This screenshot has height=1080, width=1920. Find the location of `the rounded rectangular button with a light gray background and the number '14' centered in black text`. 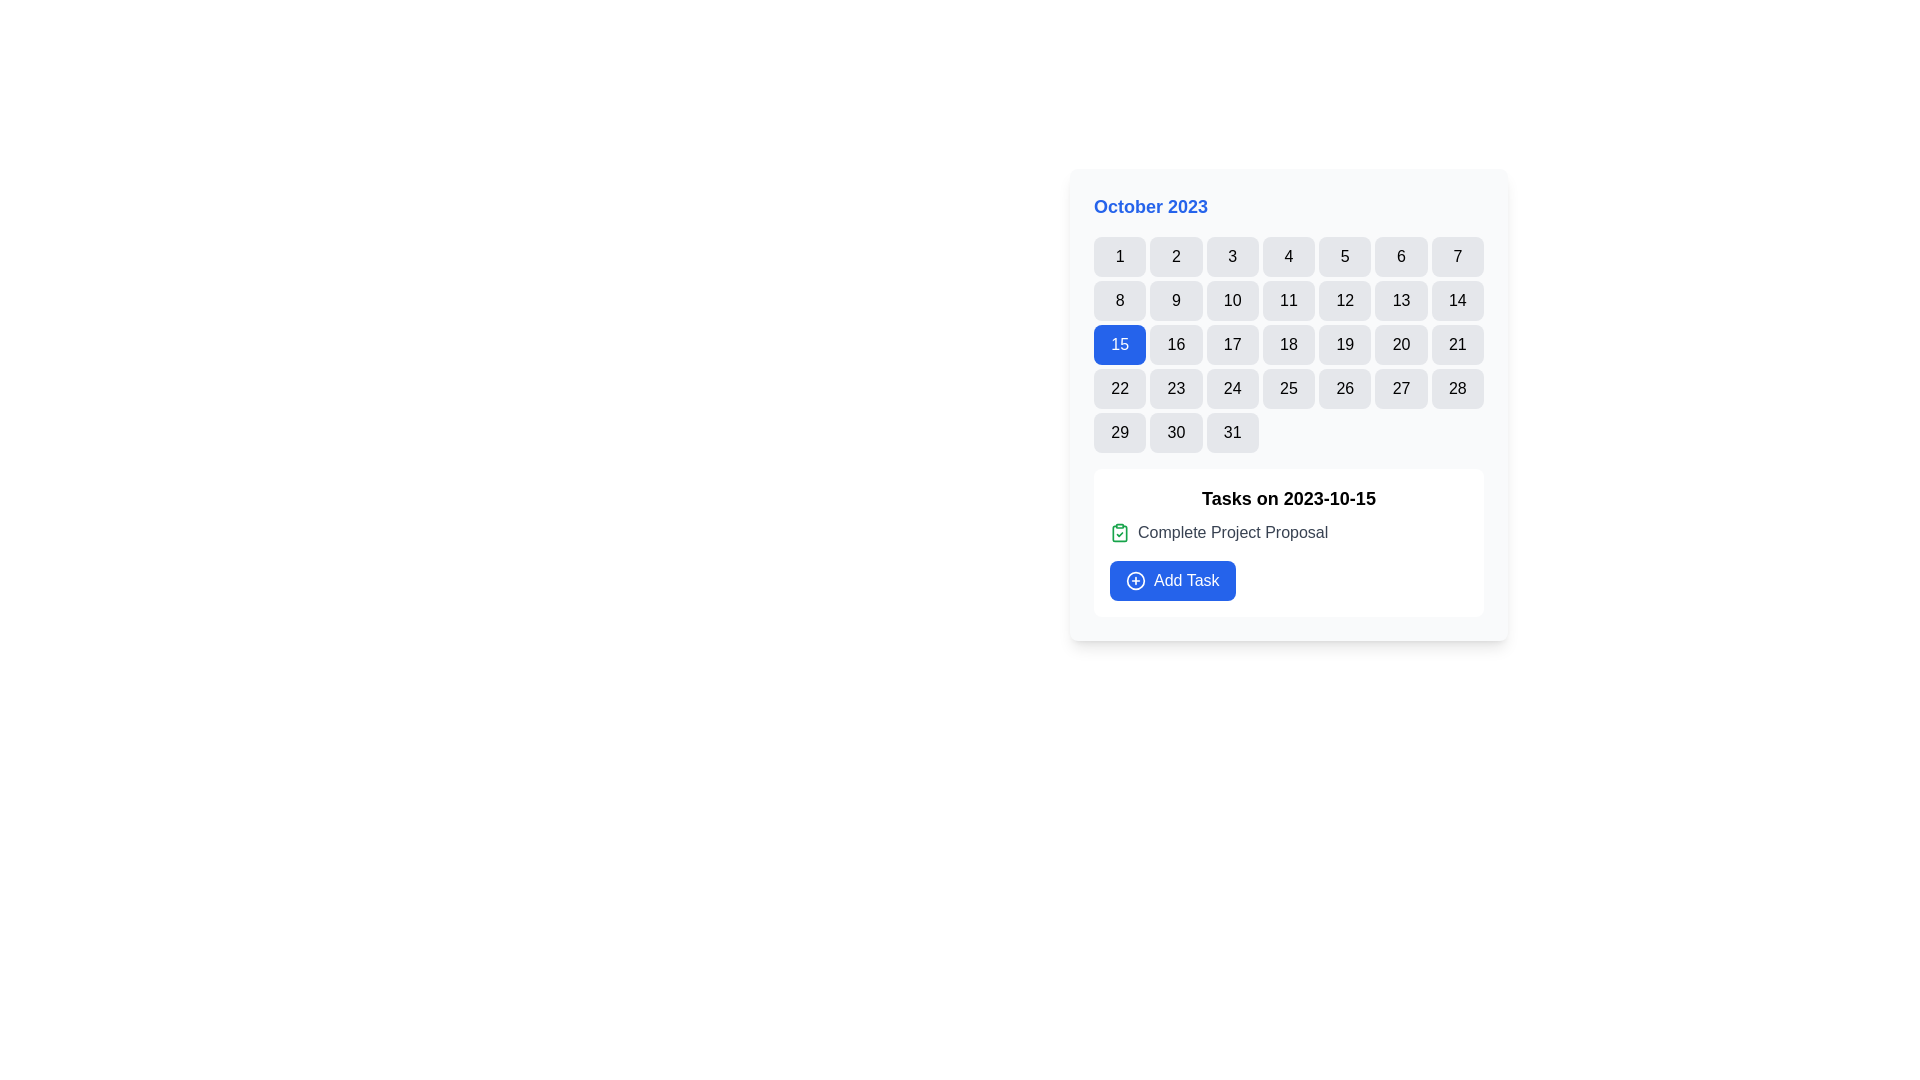

the rounded rectangular button with a light gray background and the number '14' centered in black text is located at coordinates (1457, 300).